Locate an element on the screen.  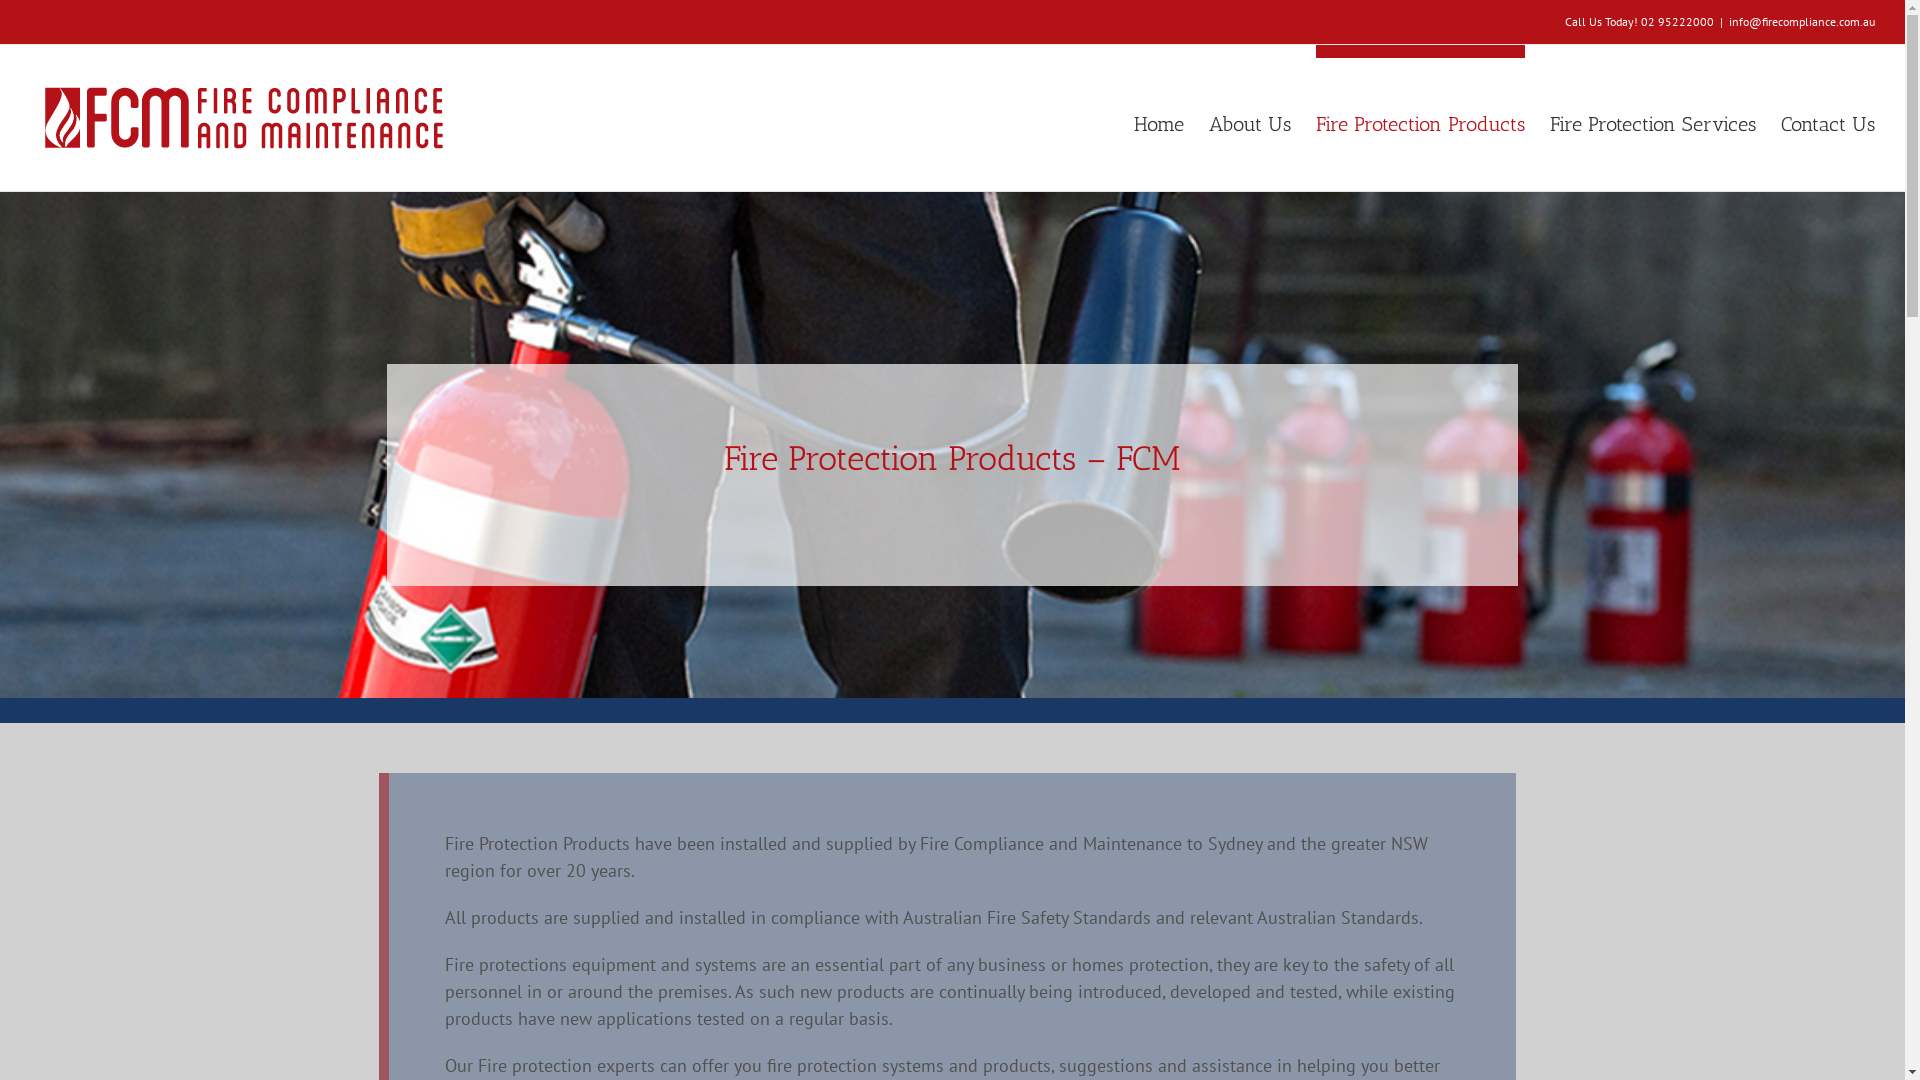
'Fire Protection Services' is located at coordinates (1652, 117).